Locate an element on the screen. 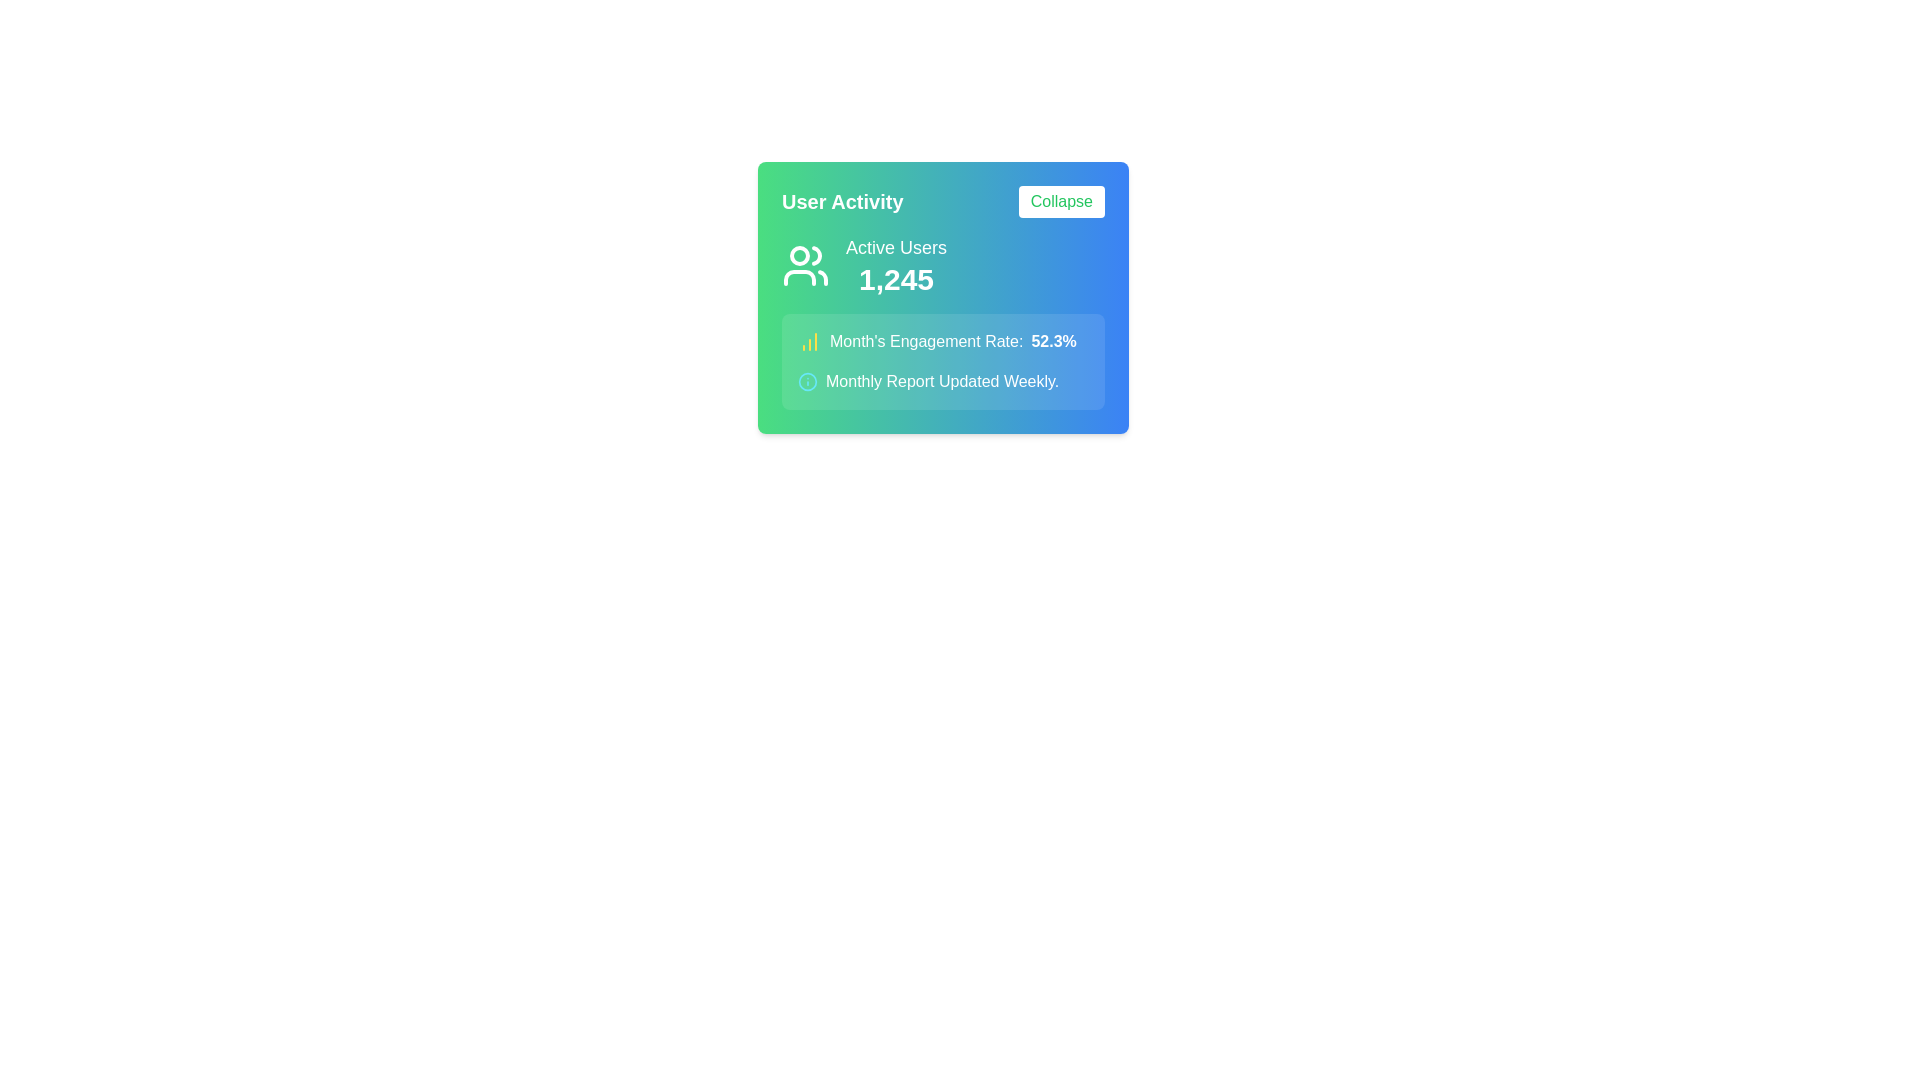 The width and height of the screenshot is (1920, 1080). the Text label that indicates the number of active users, located in the 'User Activity' section, positioned above the numerical value '1,245' is located at coordinates (895, 246).